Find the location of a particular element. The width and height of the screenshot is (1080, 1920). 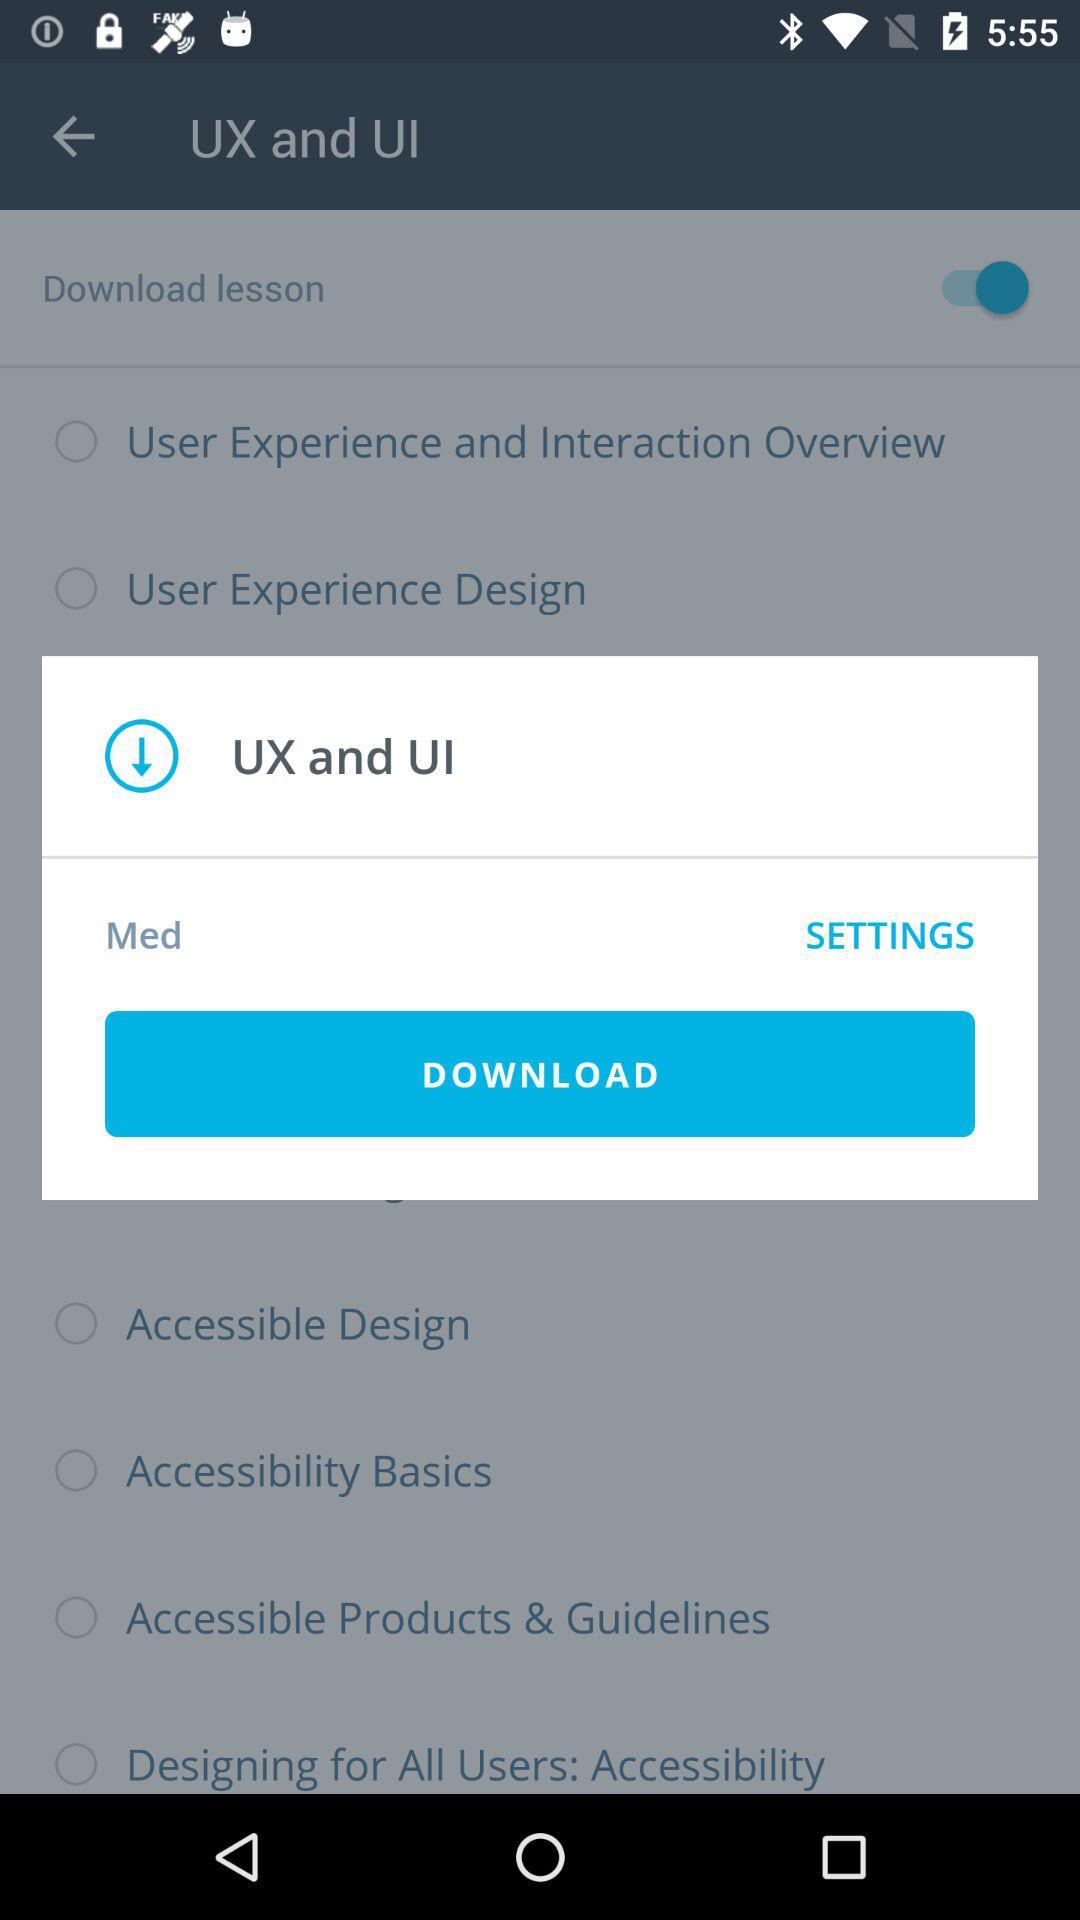

the icon above the download is located at coordinates (889, 933).